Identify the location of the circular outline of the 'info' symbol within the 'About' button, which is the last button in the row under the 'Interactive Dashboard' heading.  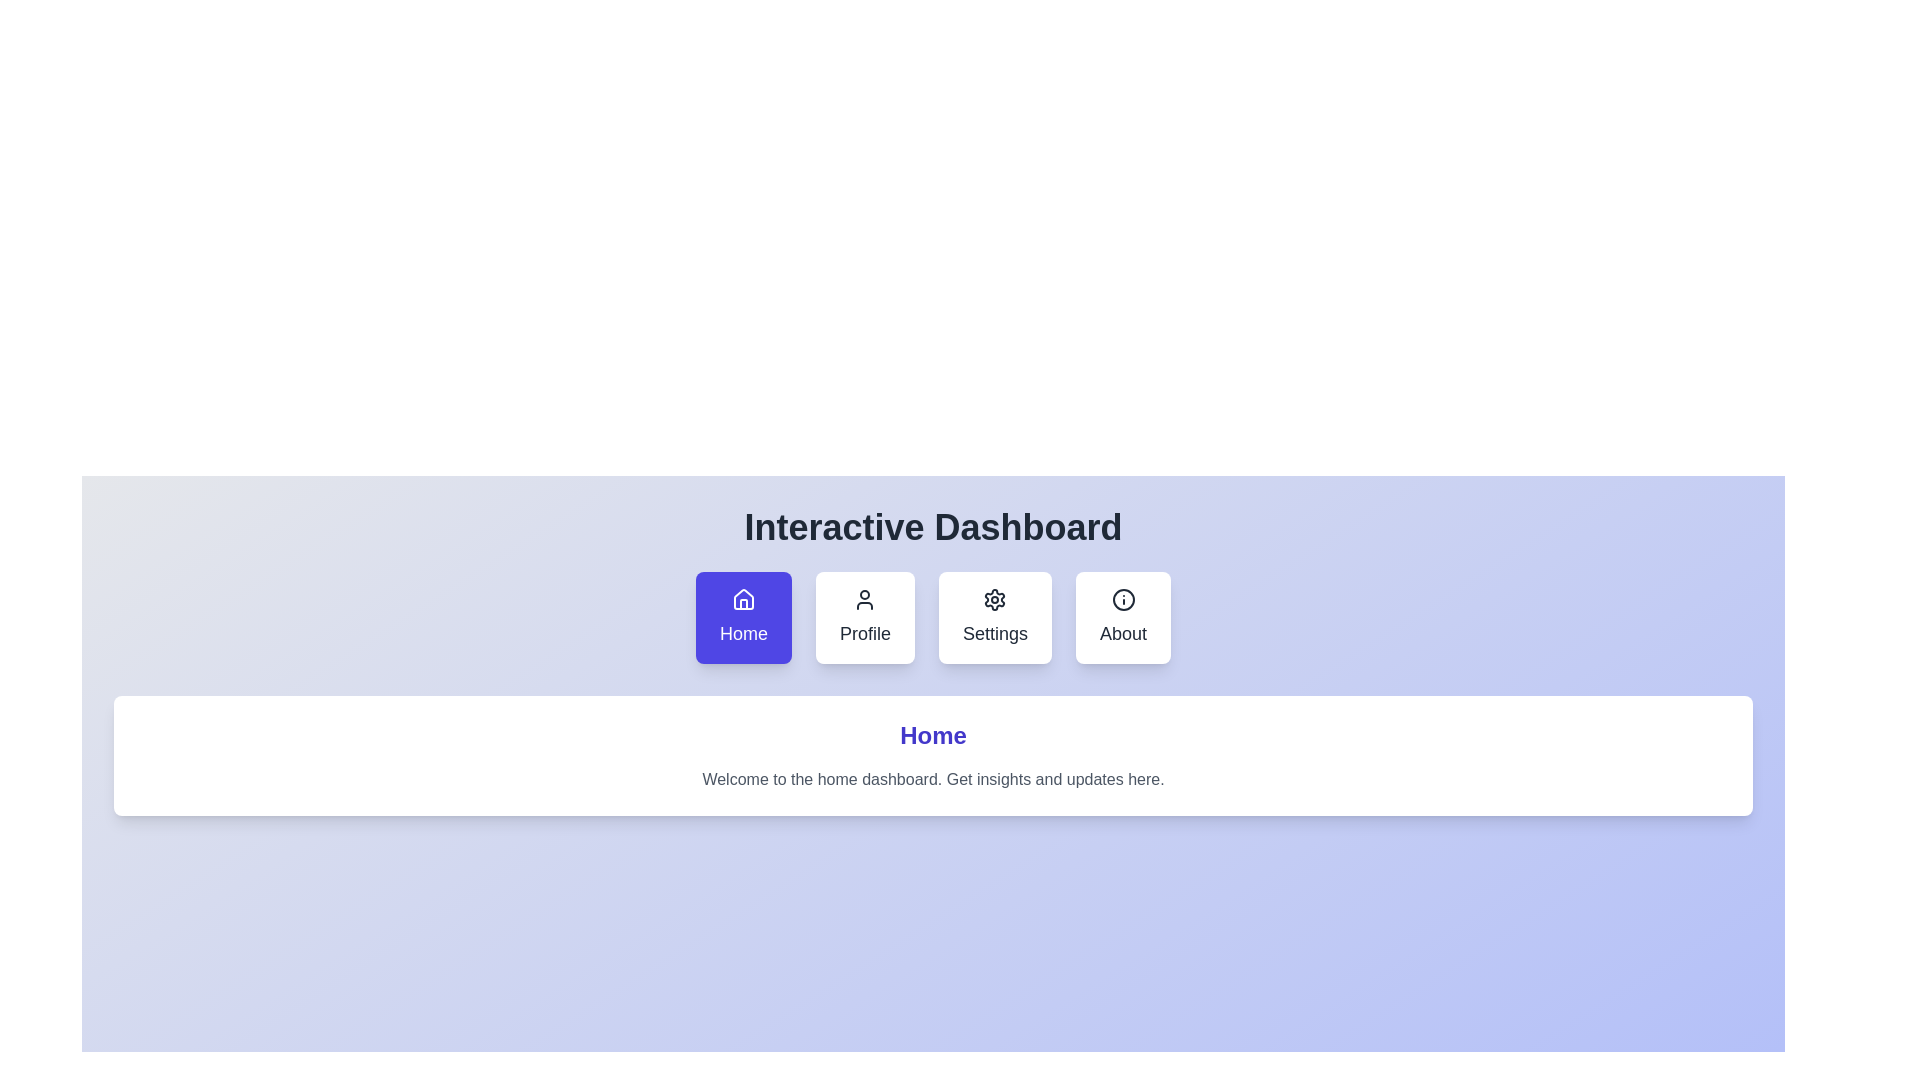
(1123, 599).